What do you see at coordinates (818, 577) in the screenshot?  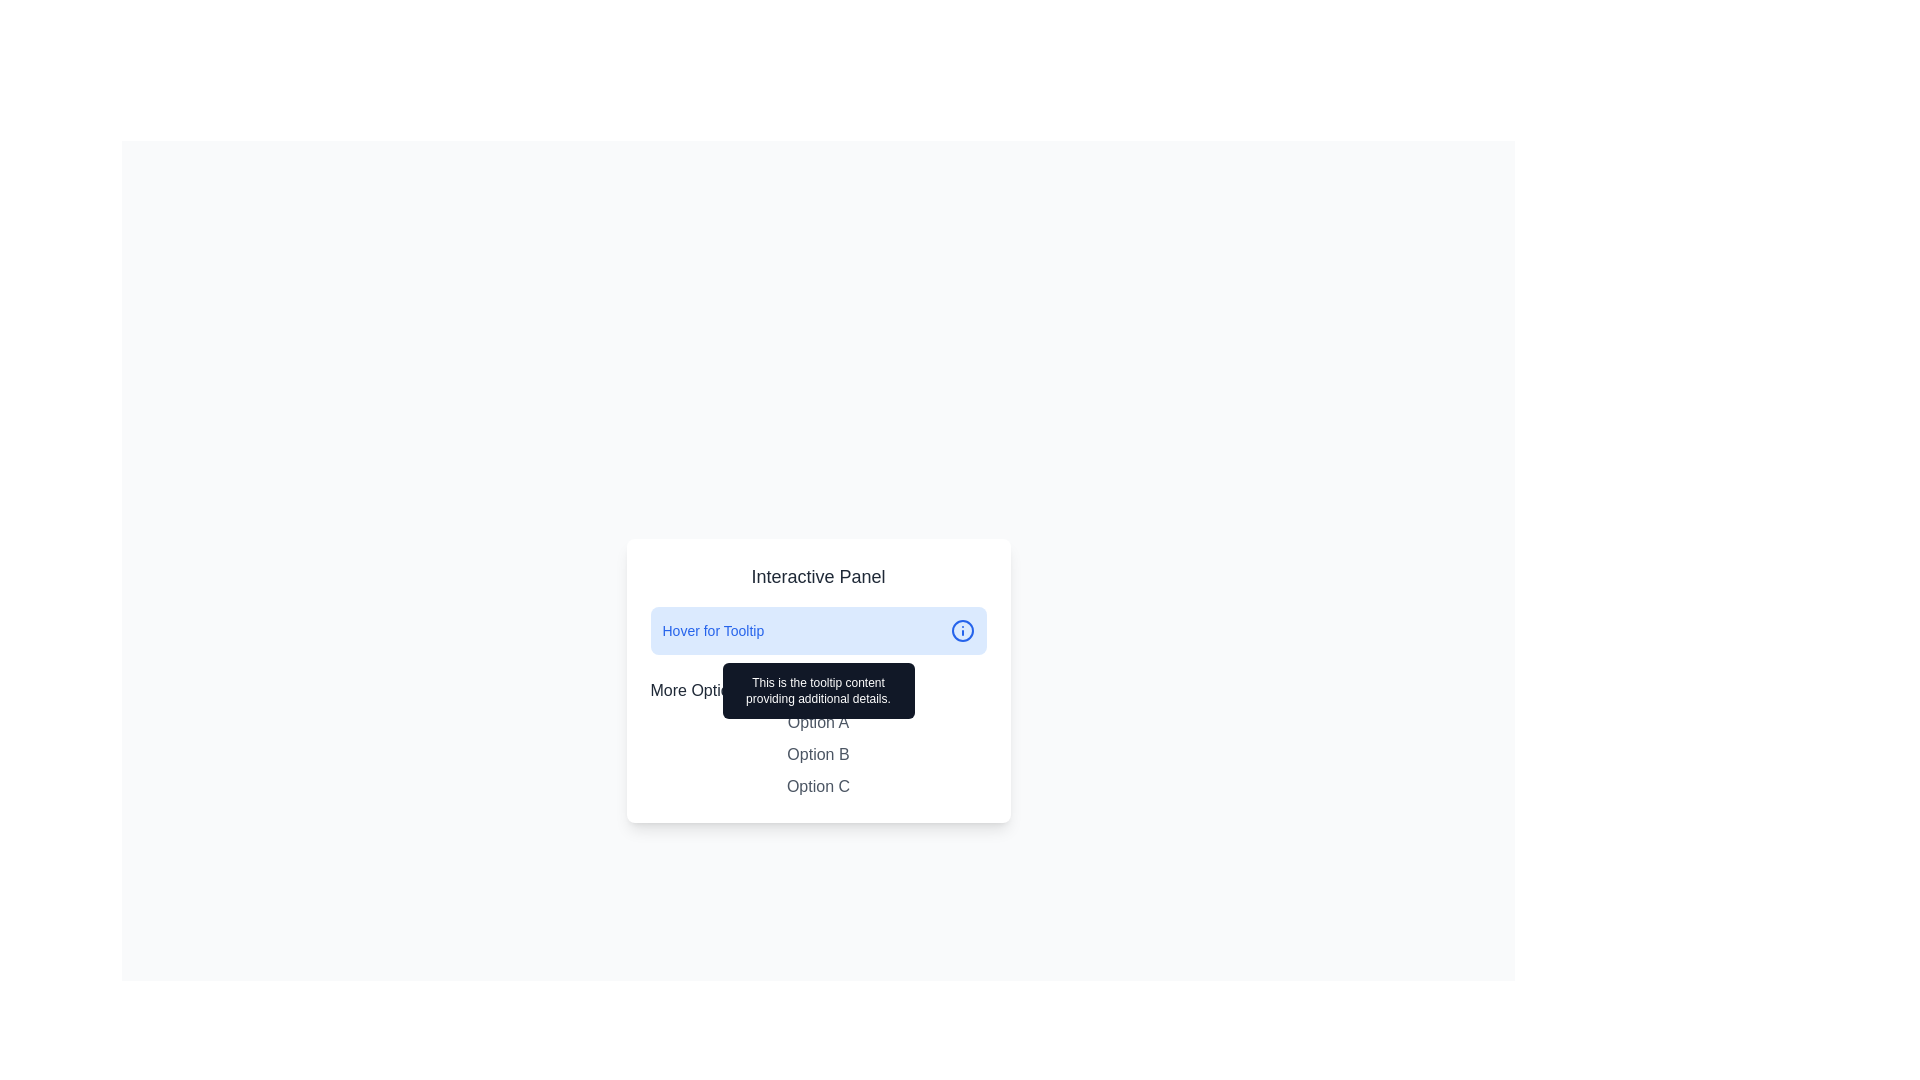 I see `the text label at the top of the white rounded panel that serves as a header or title for the panel's content` at bounding box center [818, 577].